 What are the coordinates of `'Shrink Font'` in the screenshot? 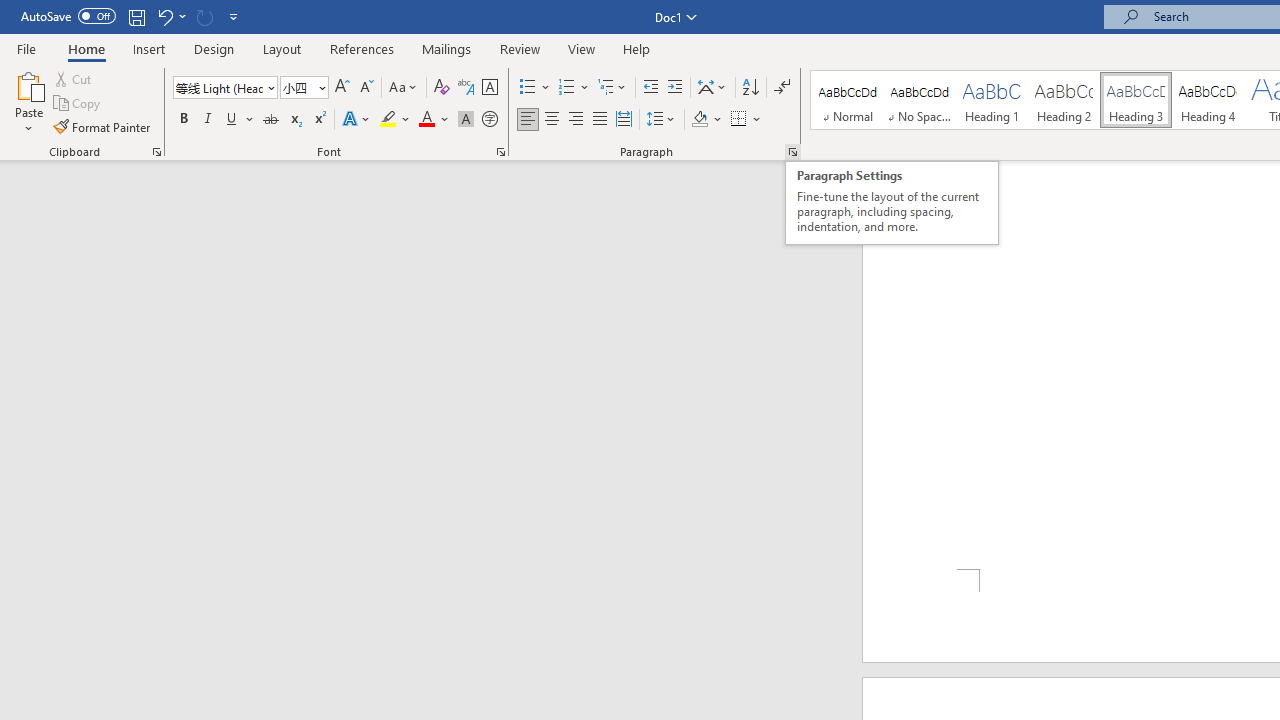 It's located at (366, 86).